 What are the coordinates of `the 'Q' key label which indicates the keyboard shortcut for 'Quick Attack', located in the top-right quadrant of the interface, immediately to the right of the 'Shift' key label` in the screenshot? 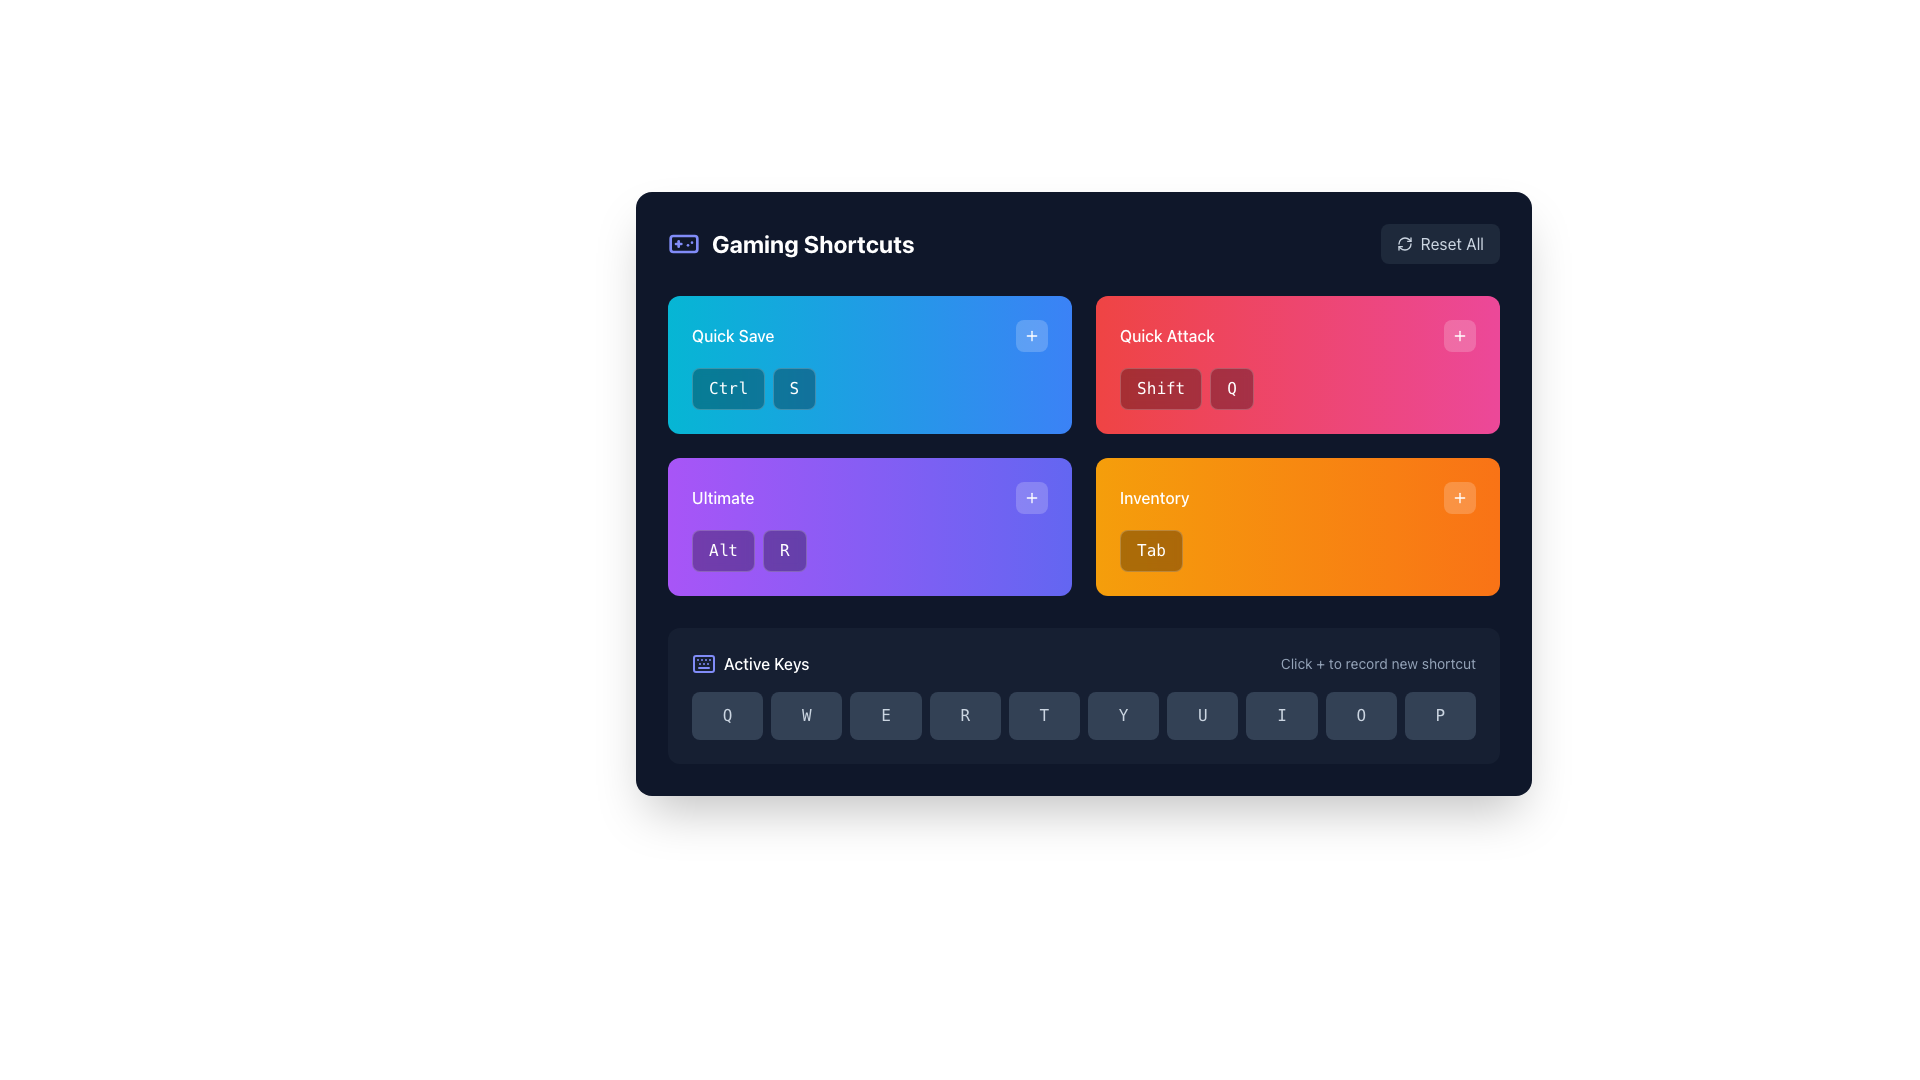 It's located at (1231, 389).